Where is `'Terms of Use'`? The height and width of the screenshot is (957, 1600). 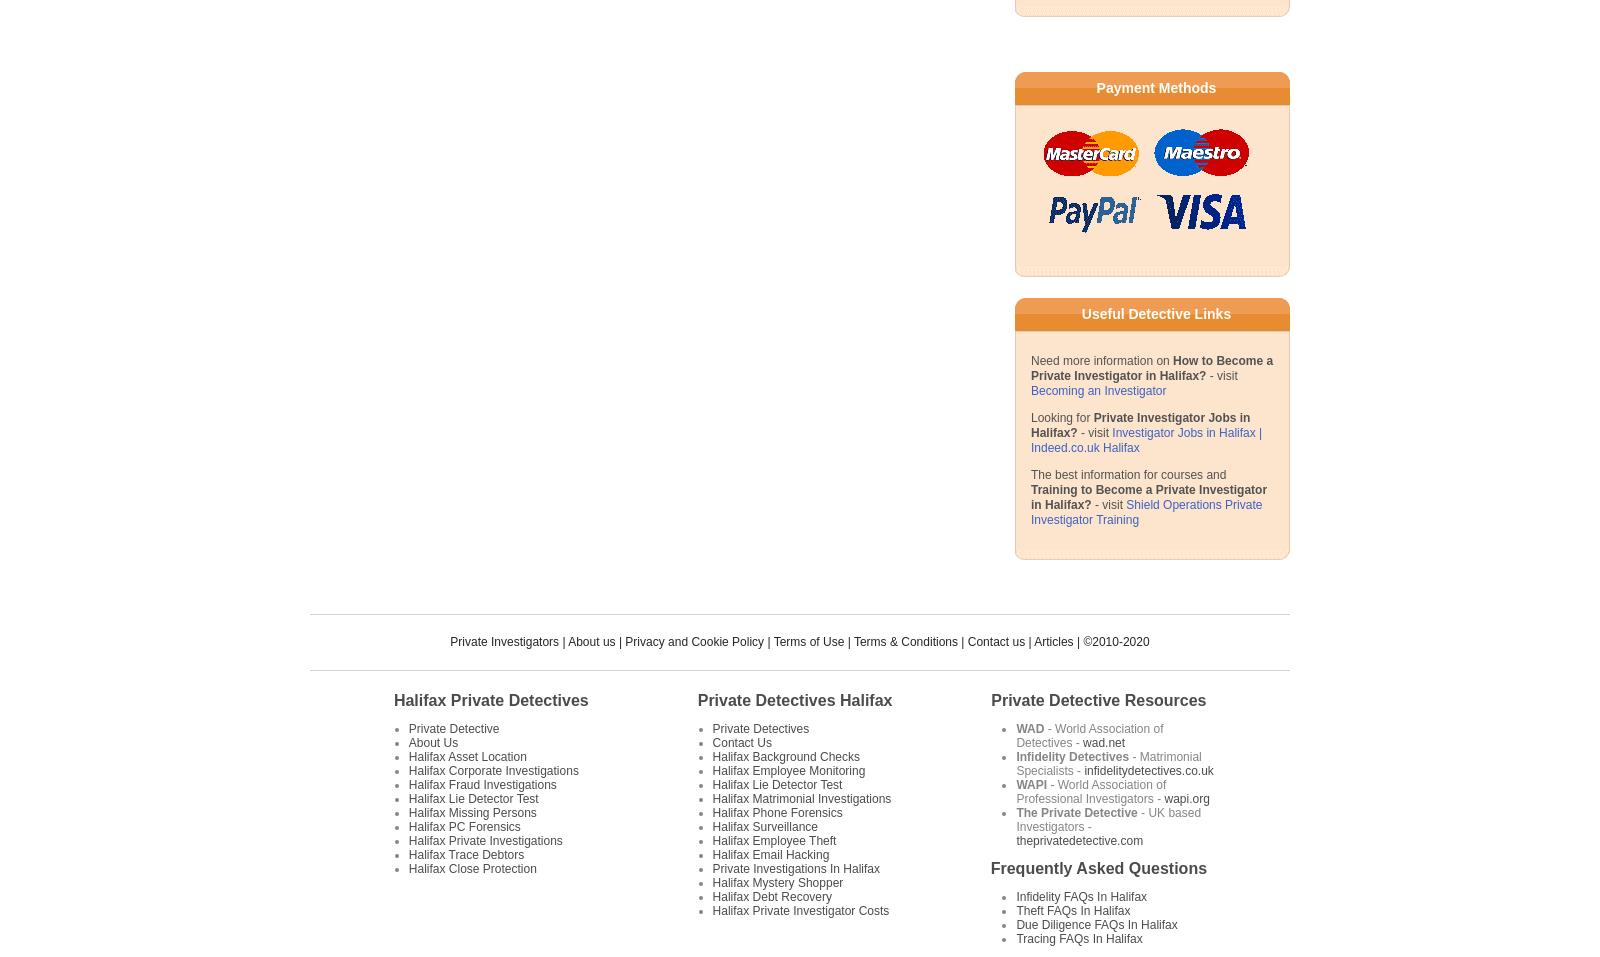 'Terms of Use' is located at coordinates (772, 640).